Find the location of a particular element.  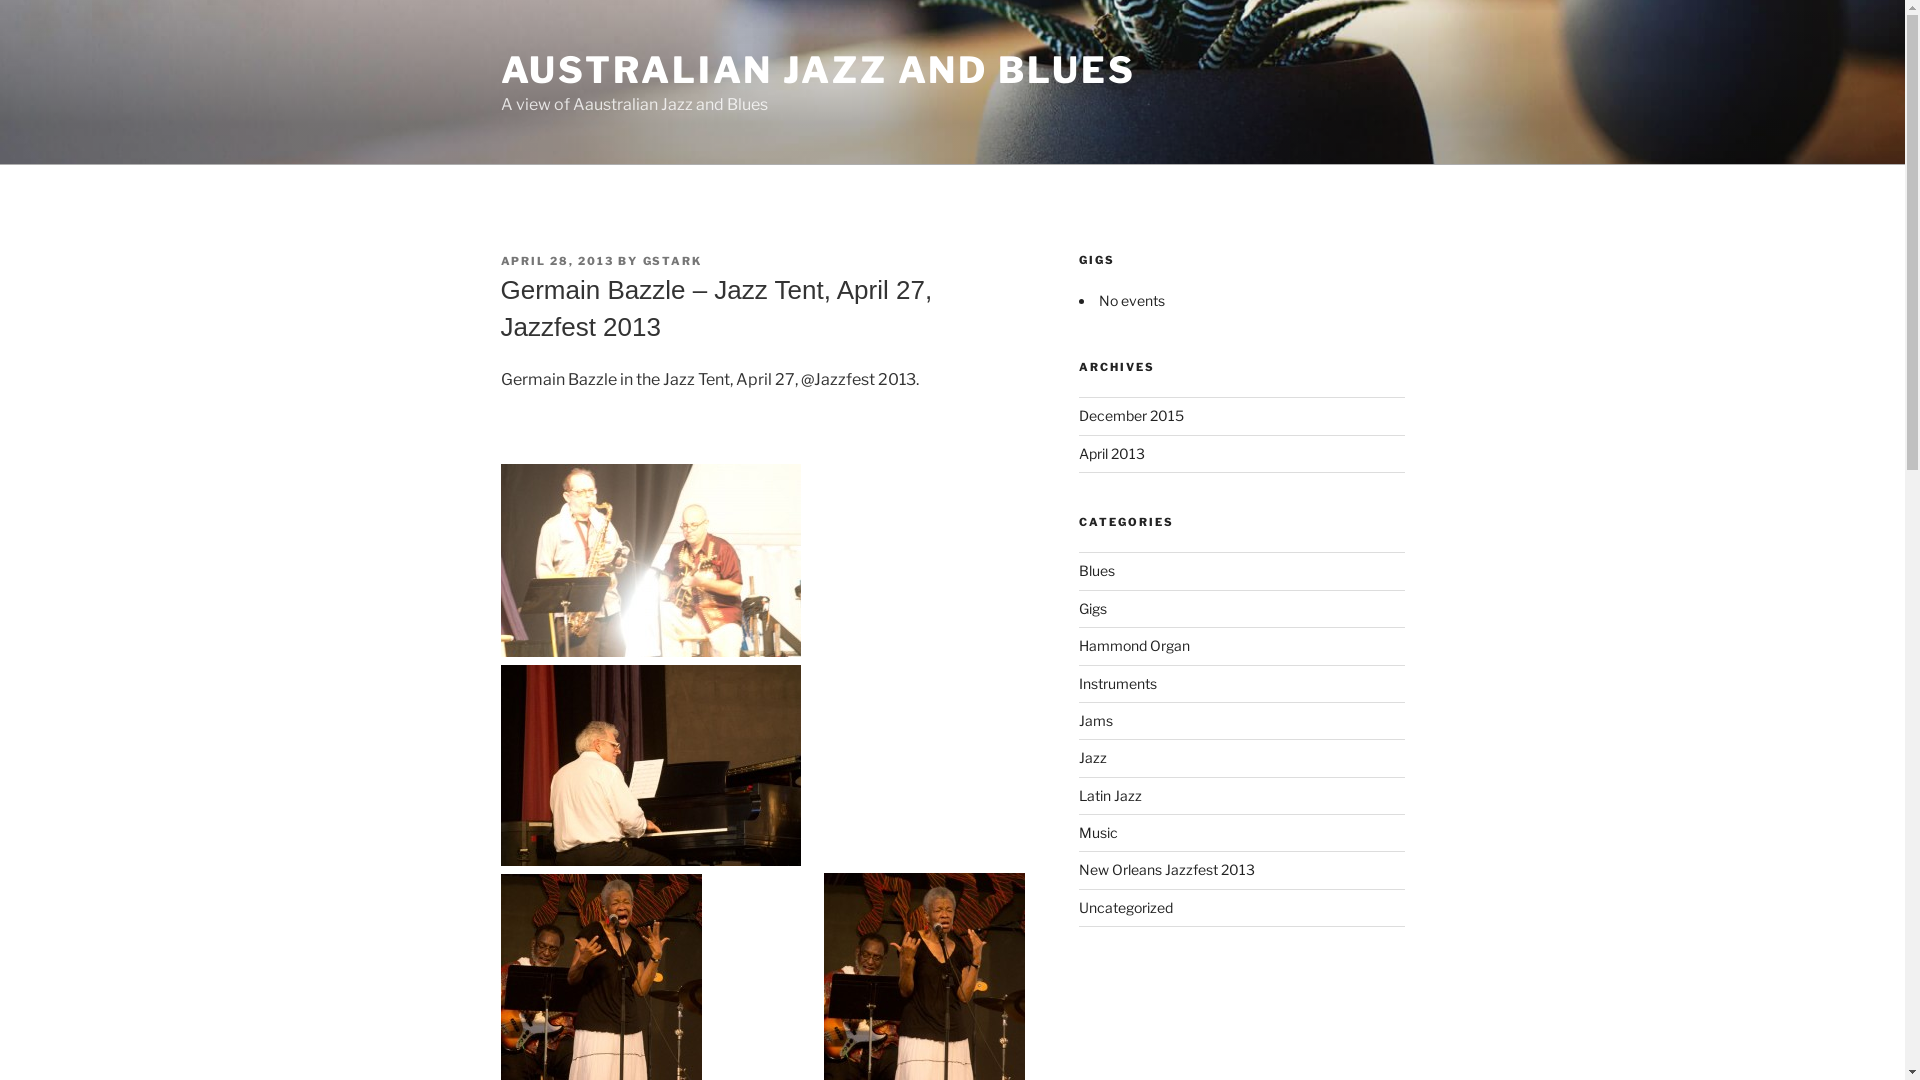

'Latin Jazz' is located at coordinates (1109, 794).